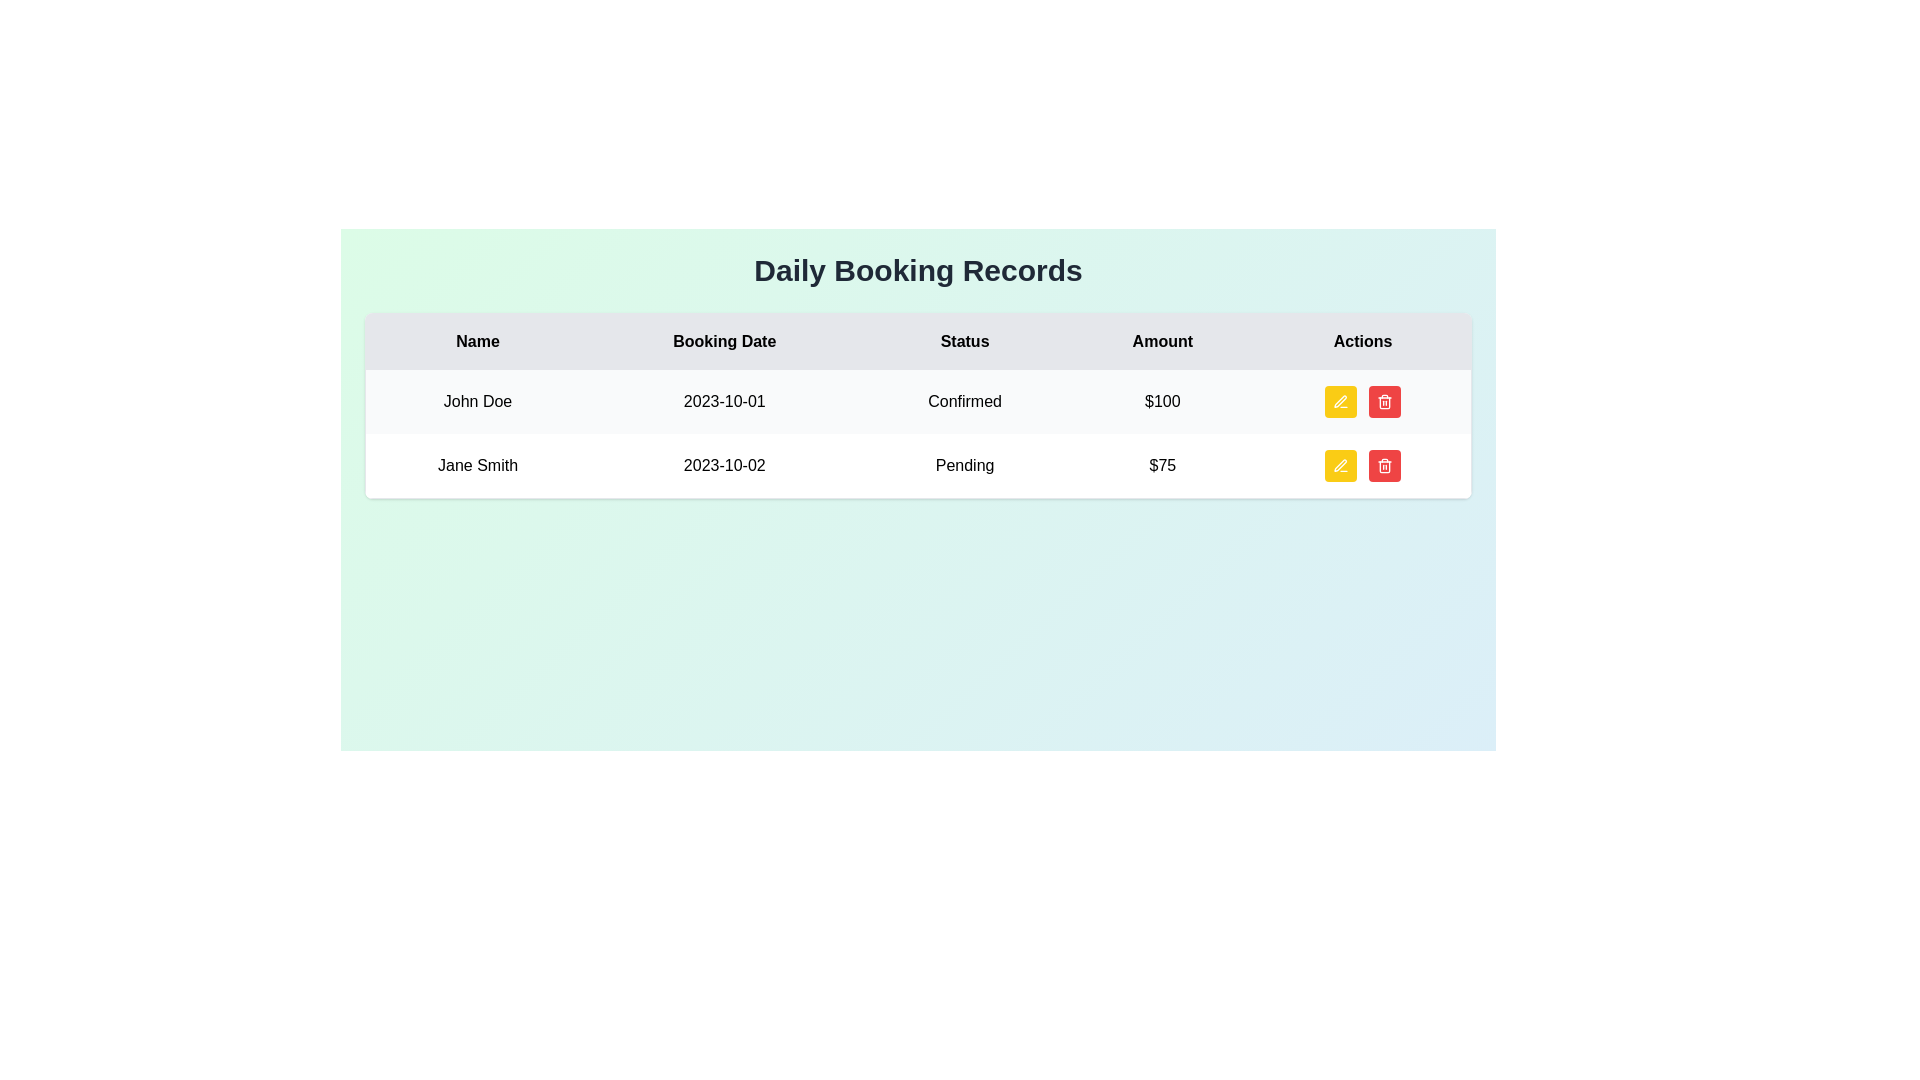  Describe the element at coordinates (1162, 340) in the screenshot. I see `the 'Amount' table header cell` at that location.